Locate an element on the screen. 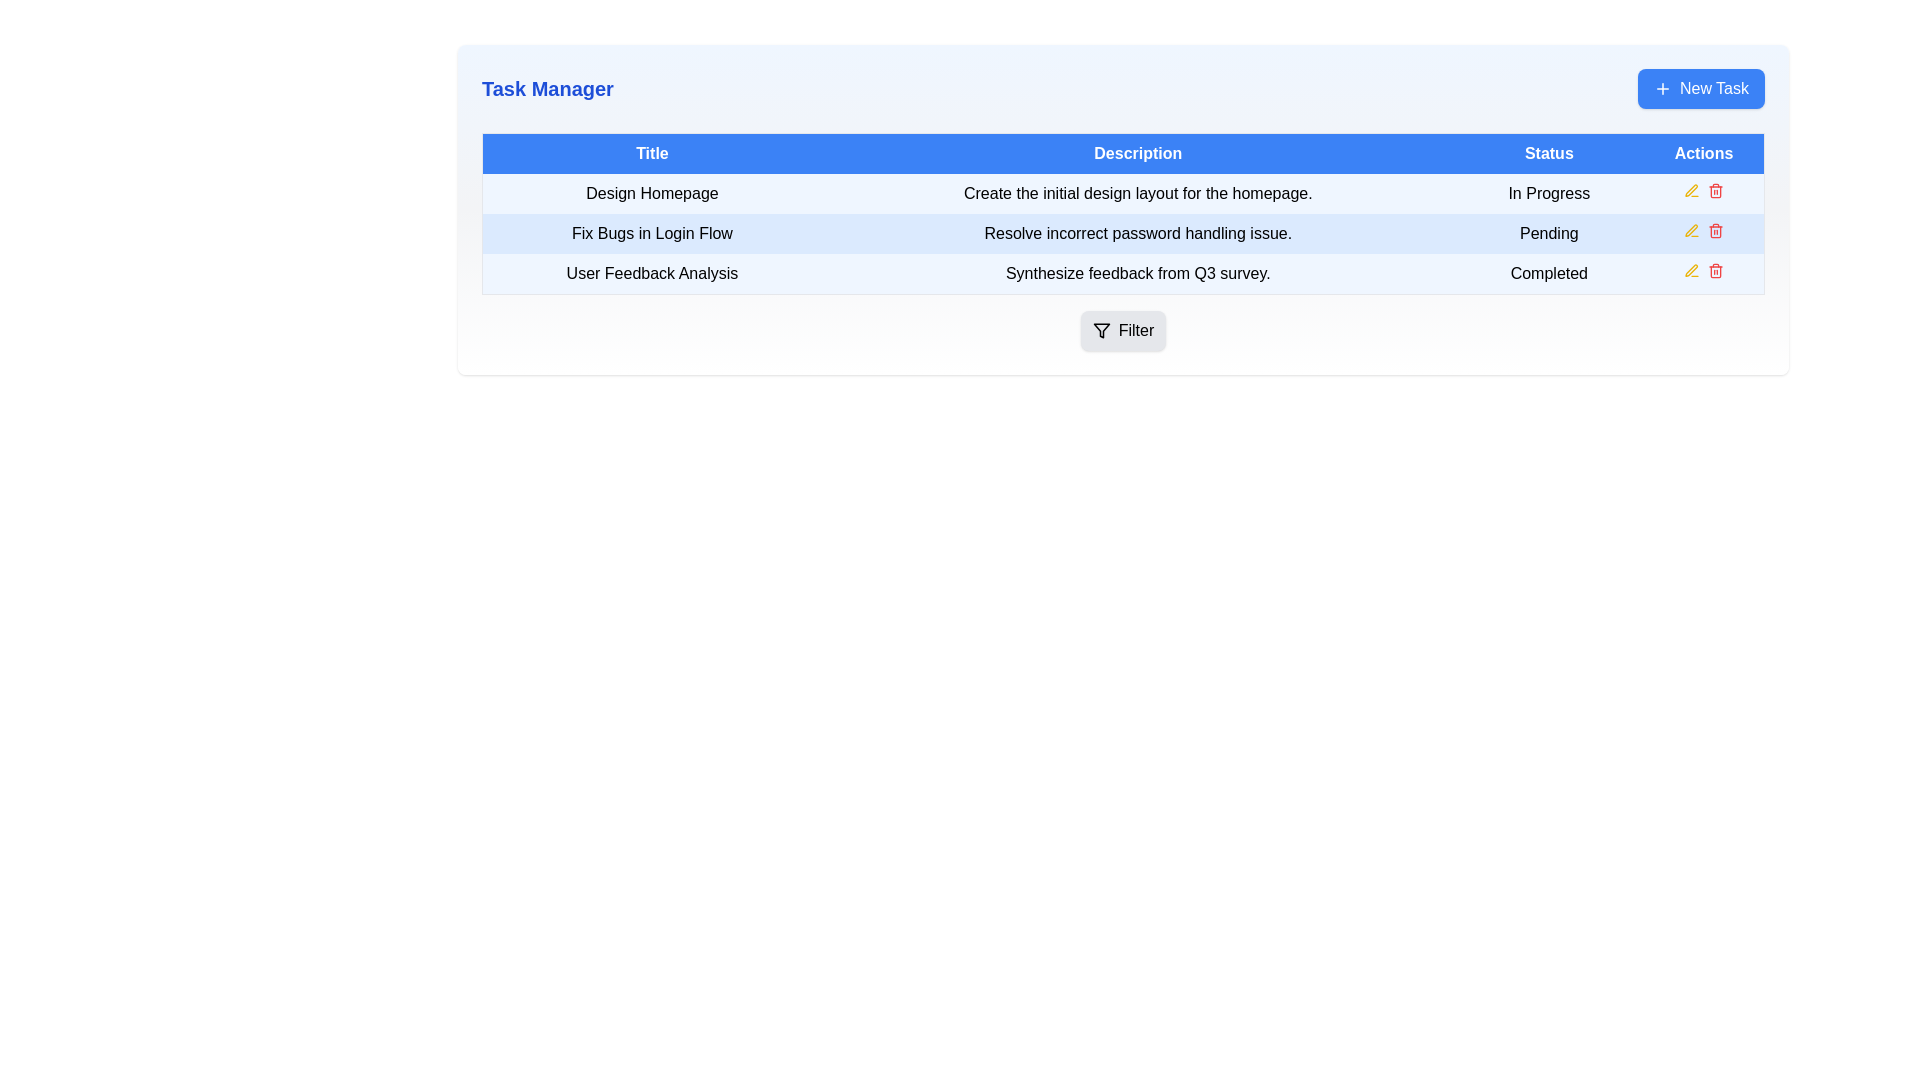 This screenshot has width=1920, height=1080. displayed text from the 'Completed' text label in the 'Status' column of the 'User Feedback Analysis' row is located at coordinates (1548, 274).